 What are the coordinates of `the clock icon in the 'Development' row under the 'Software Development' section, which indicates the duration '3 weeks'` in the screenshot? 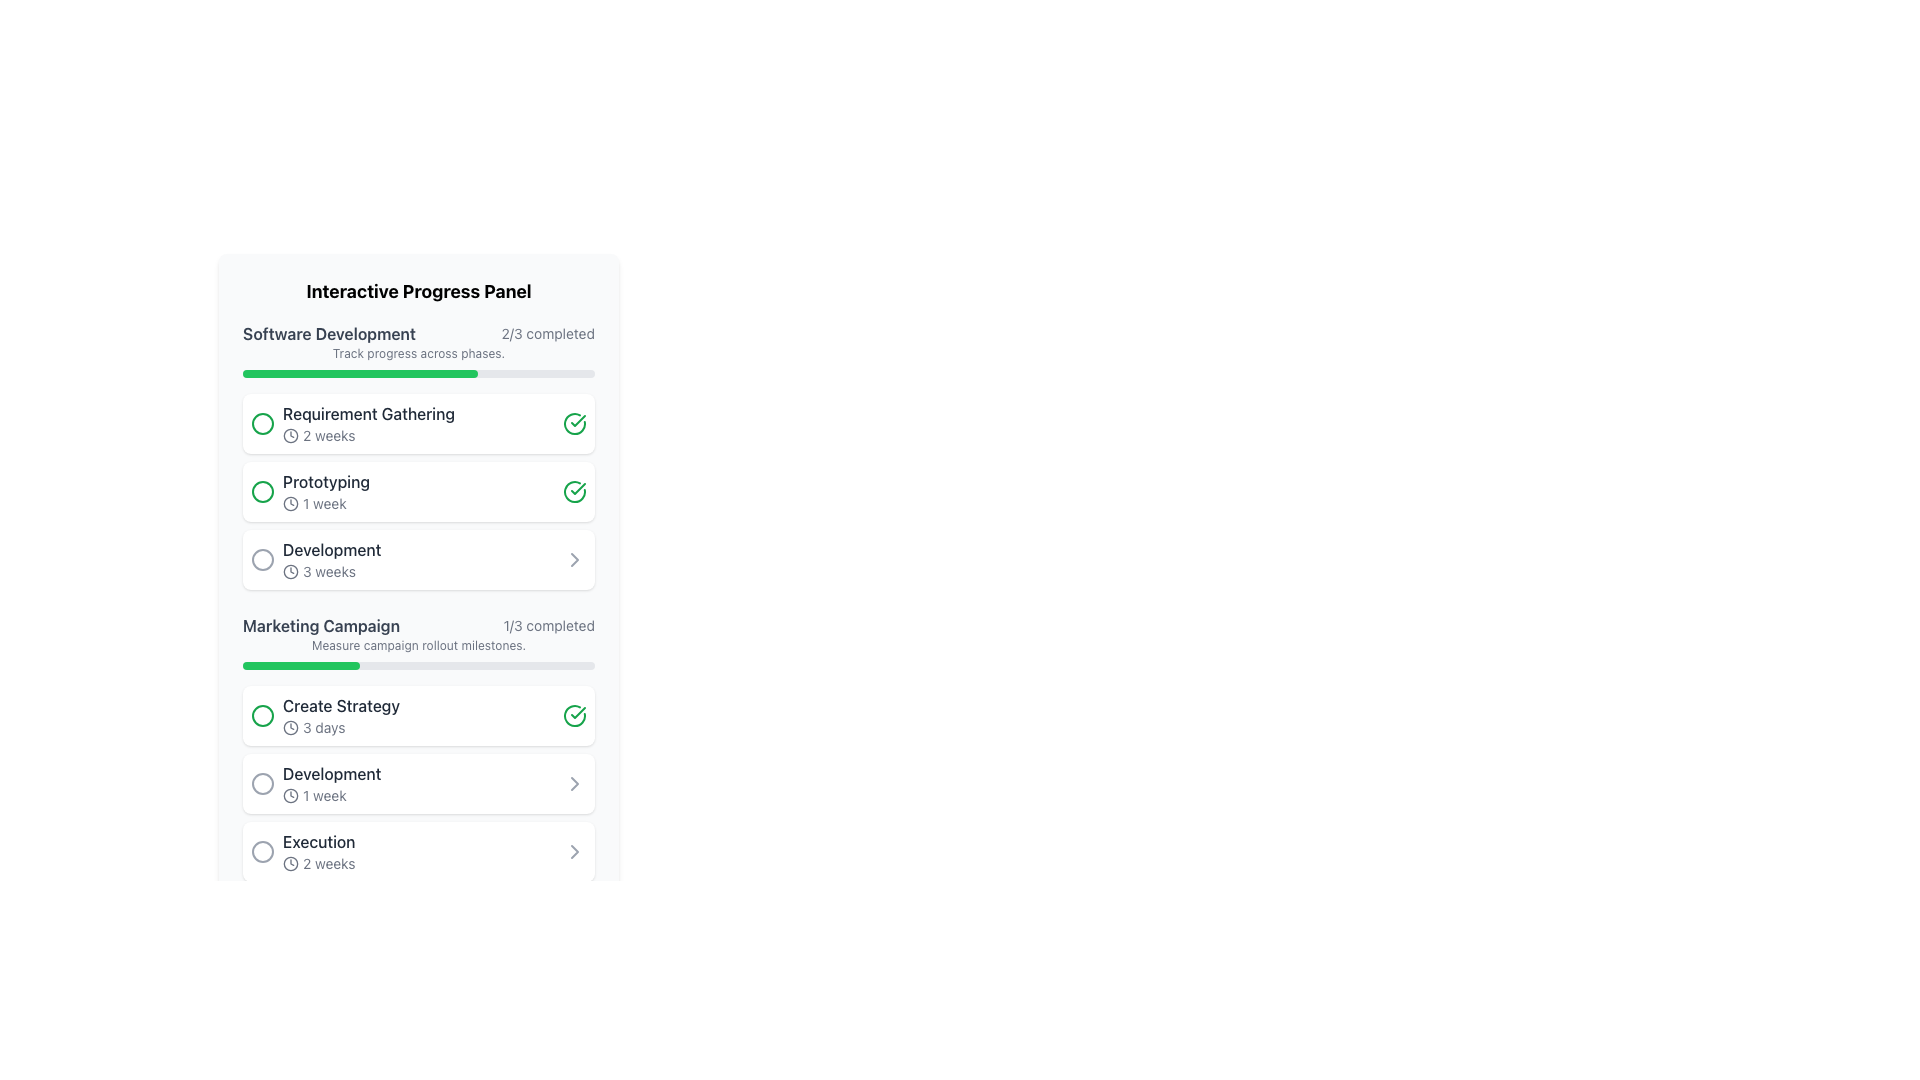 It's located at (290, 571).